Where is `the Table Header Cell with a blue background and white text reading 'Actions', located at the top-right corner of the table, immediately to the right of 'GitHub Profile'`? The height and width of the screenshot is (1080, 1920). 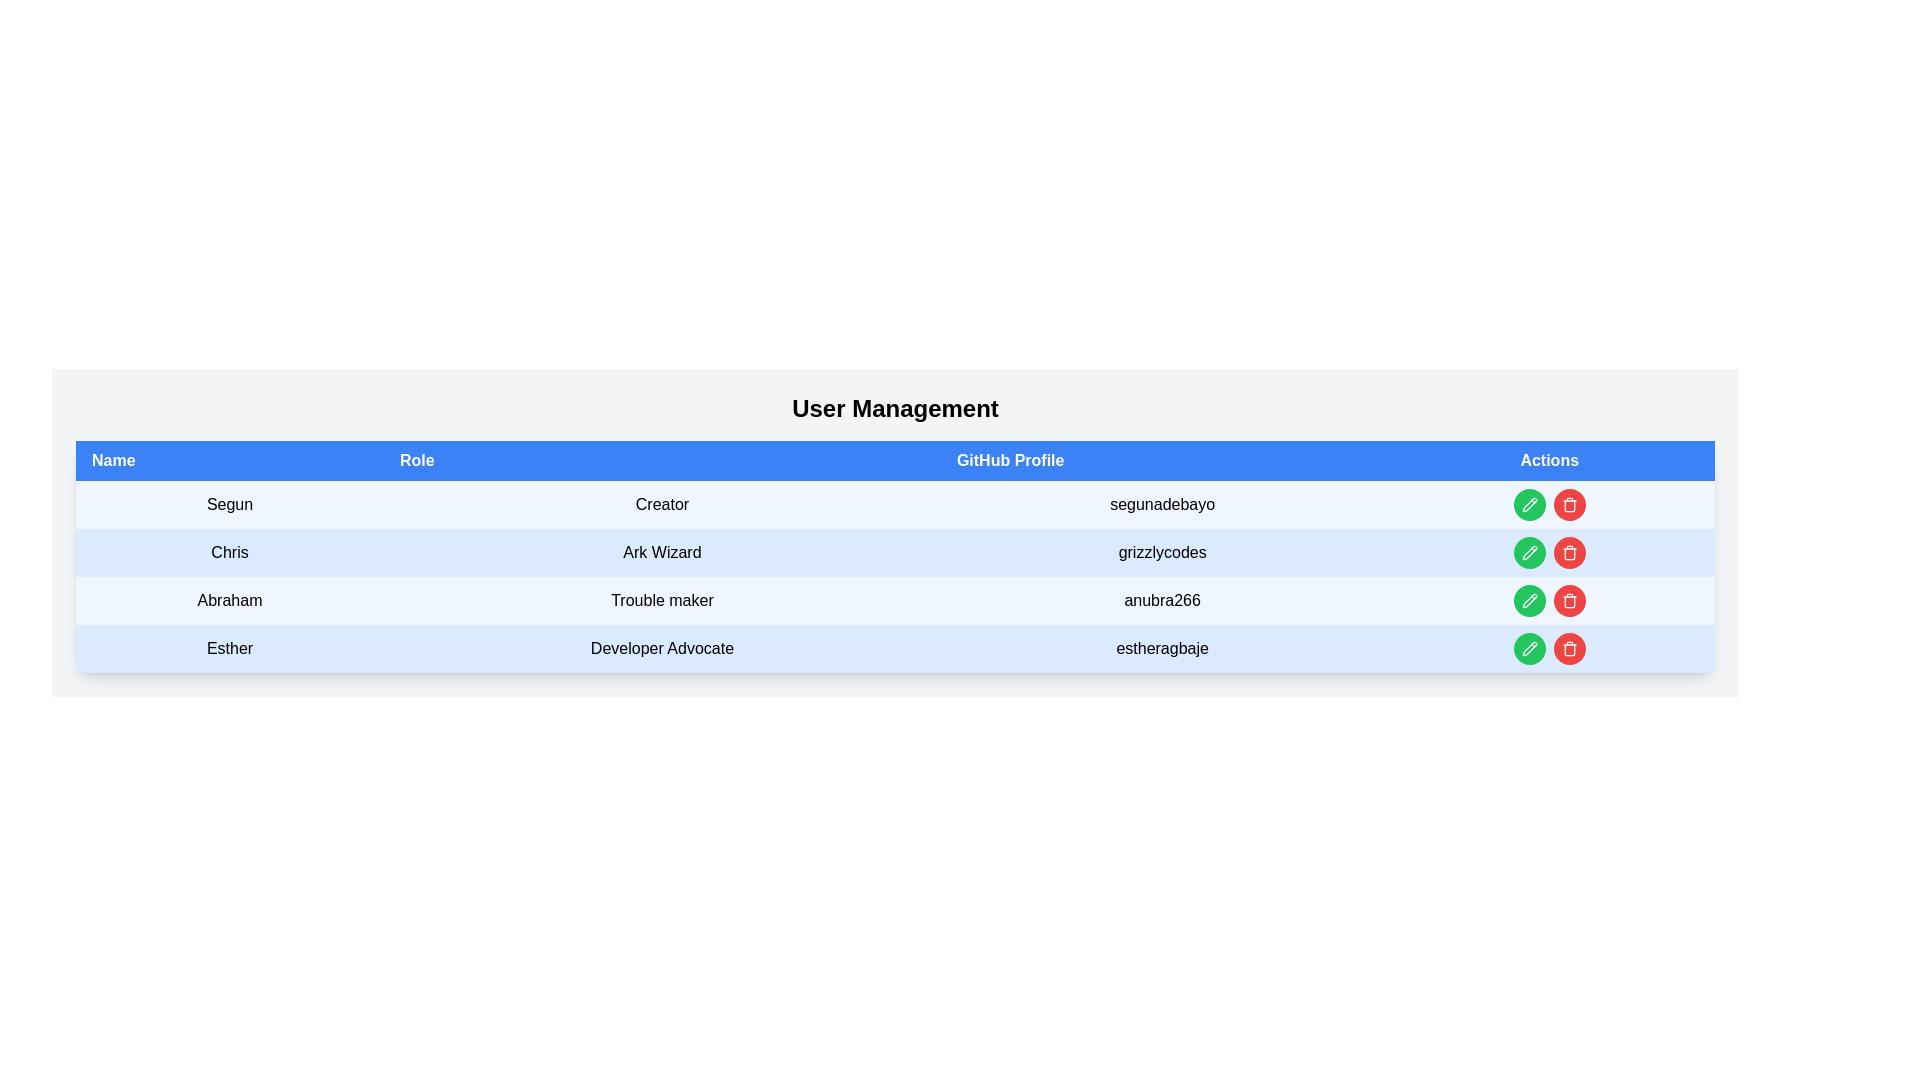
the Table Header Cell with a blue background and white text reading 'Actions', located at the top-right corner of the table, immediately to the right of 'GitHub Profile' is located at coordinates (1548, 461).